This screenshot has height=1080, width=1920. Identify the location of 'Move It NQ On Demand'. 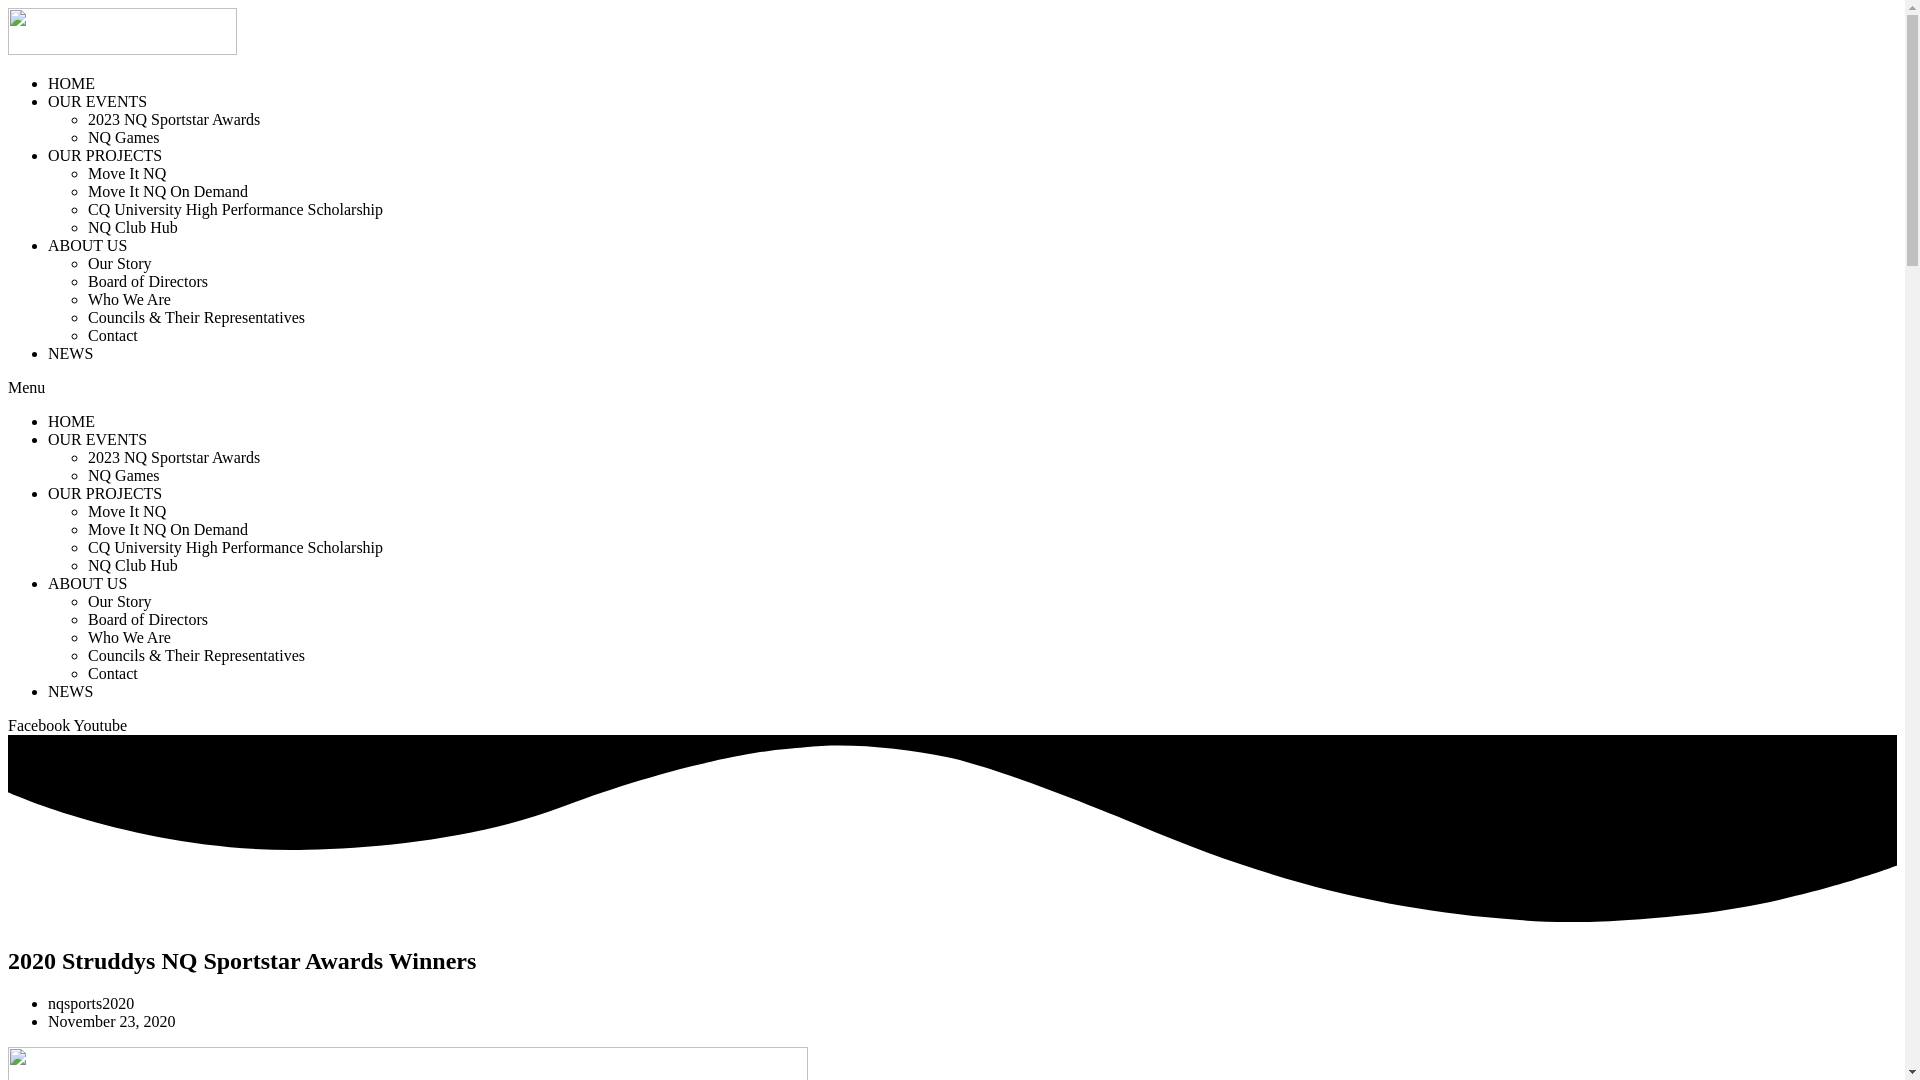
(168, 191).